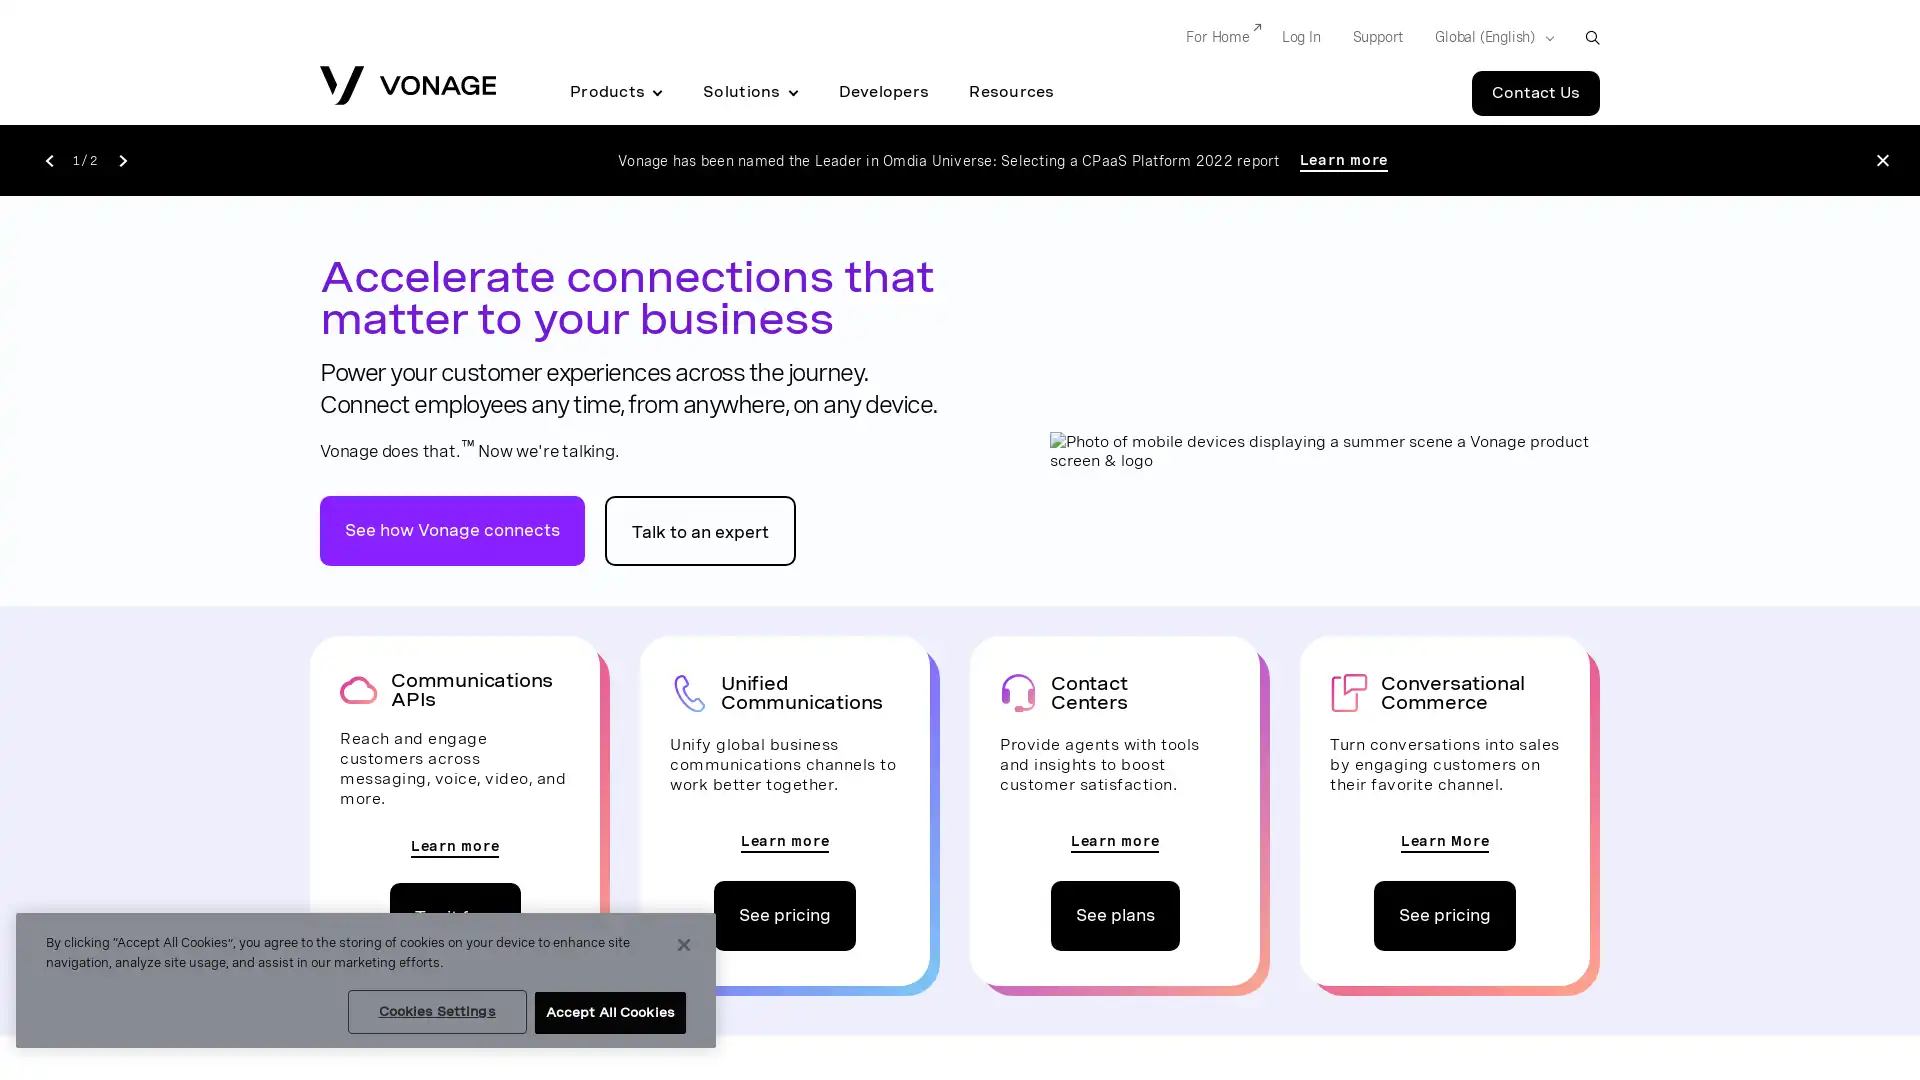 The width and height of the screenshot is (1920, 1080). Describe the element at coordinates (121, 158) in the screenshot. I see `Go to the next announcement` at that location.